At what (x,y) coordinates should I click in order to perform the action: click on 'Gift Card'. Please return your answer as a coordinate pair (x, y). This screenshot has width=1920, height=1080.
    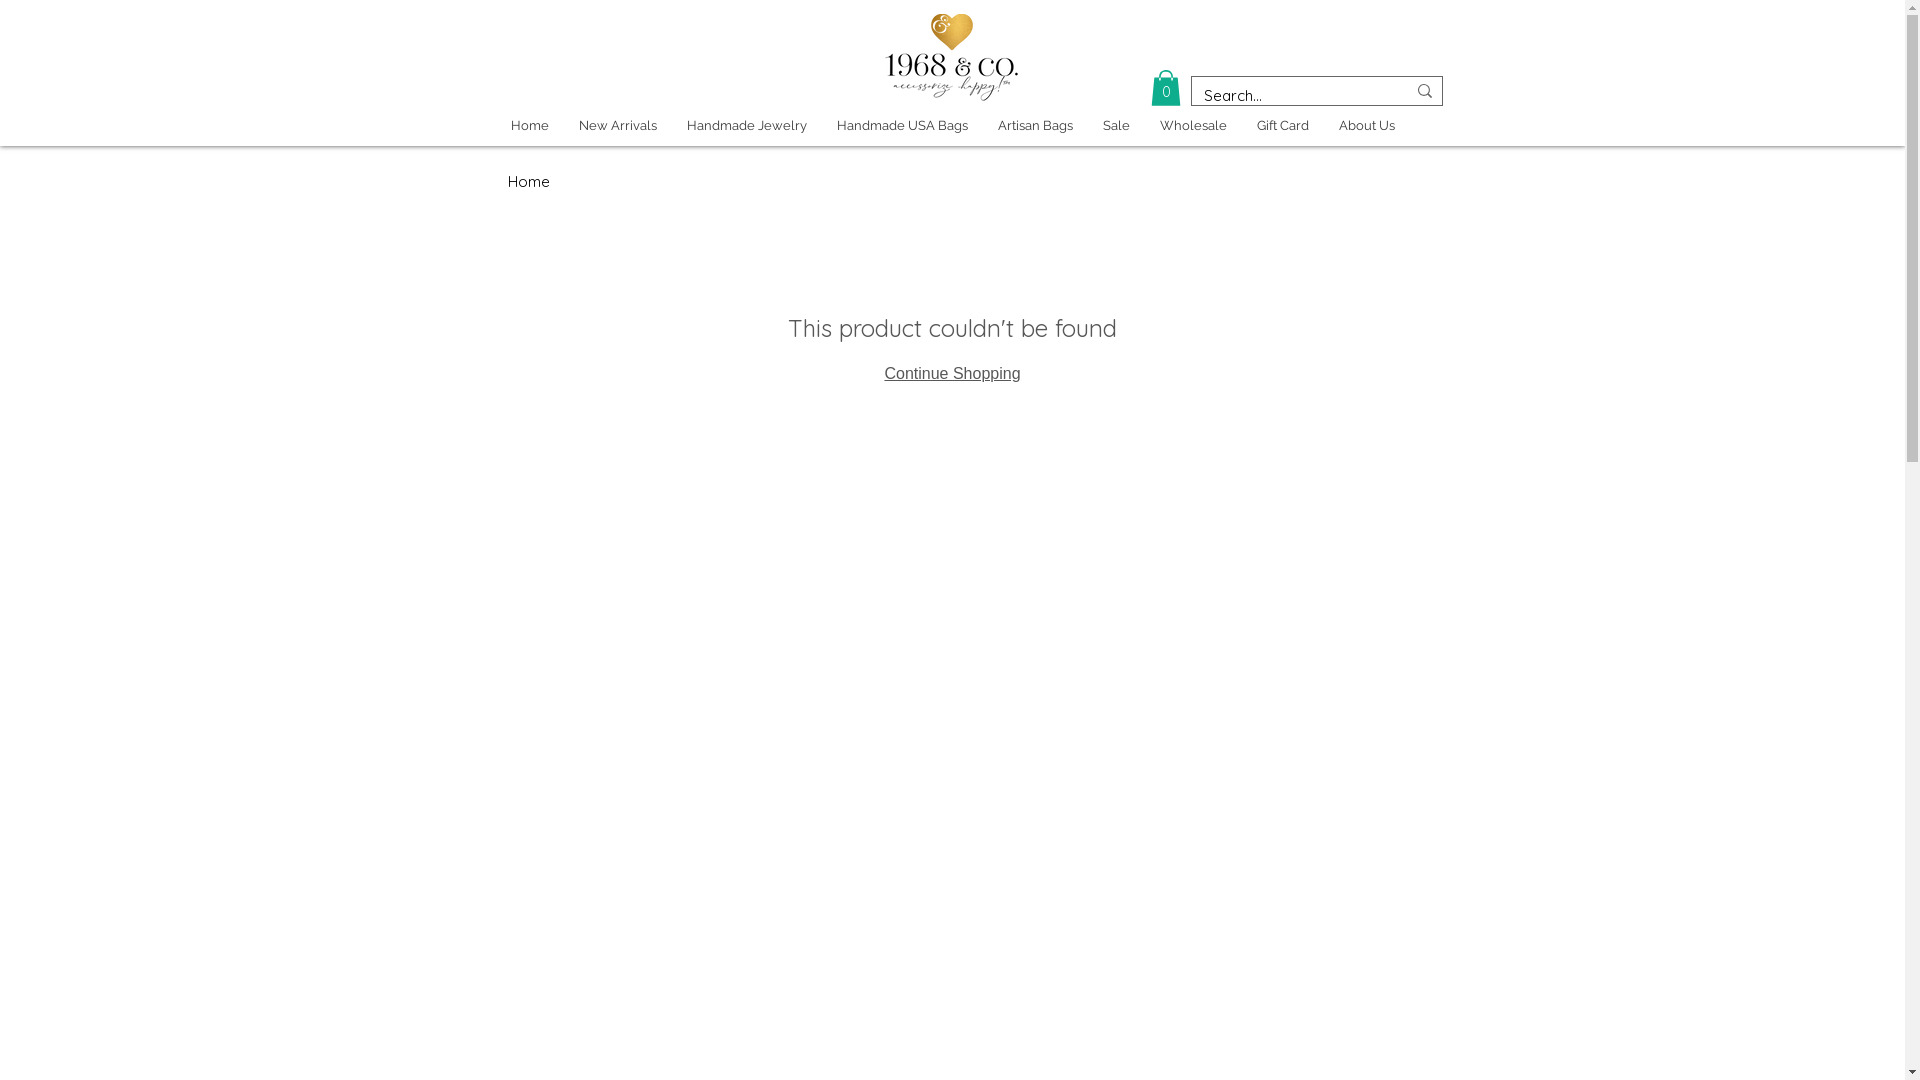
    Looking at the image, I should click on (1282, 126).